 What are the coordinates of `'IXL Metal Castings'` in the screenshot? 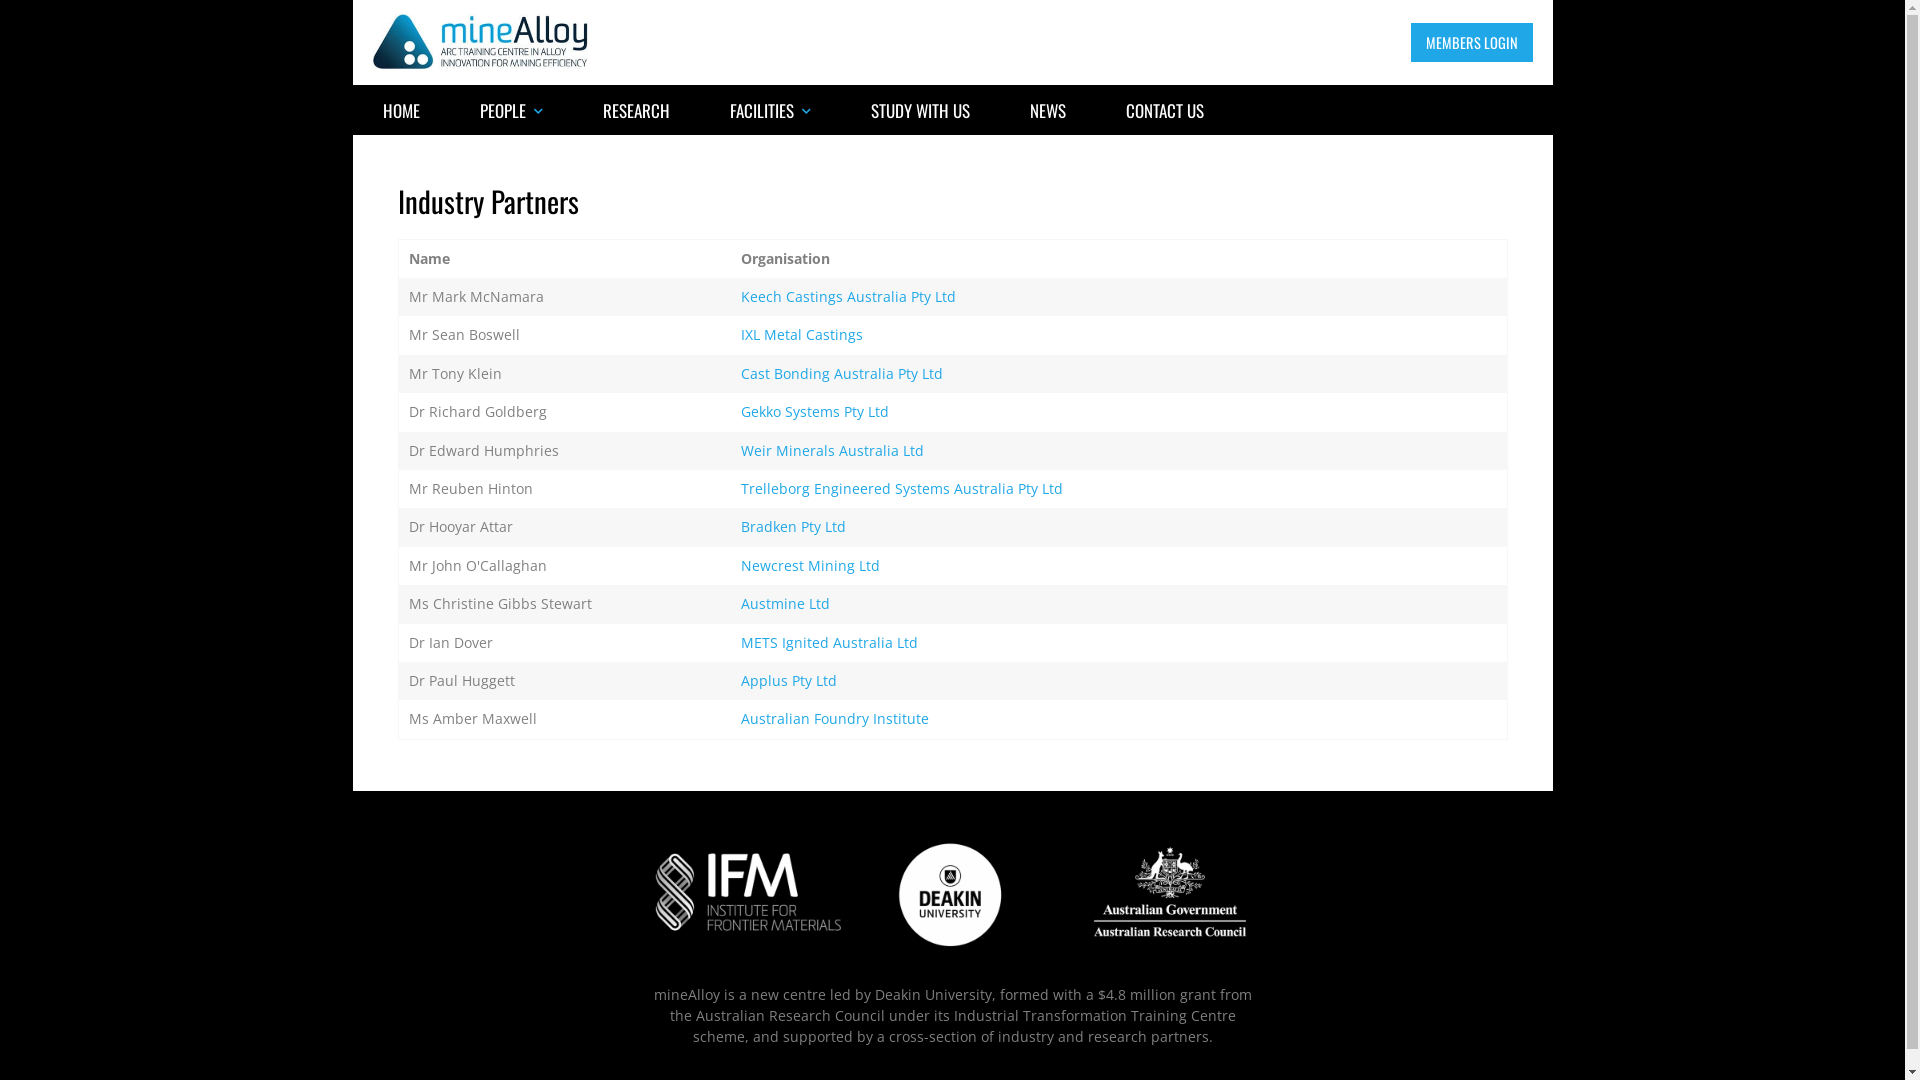 It's located at (801, 333).